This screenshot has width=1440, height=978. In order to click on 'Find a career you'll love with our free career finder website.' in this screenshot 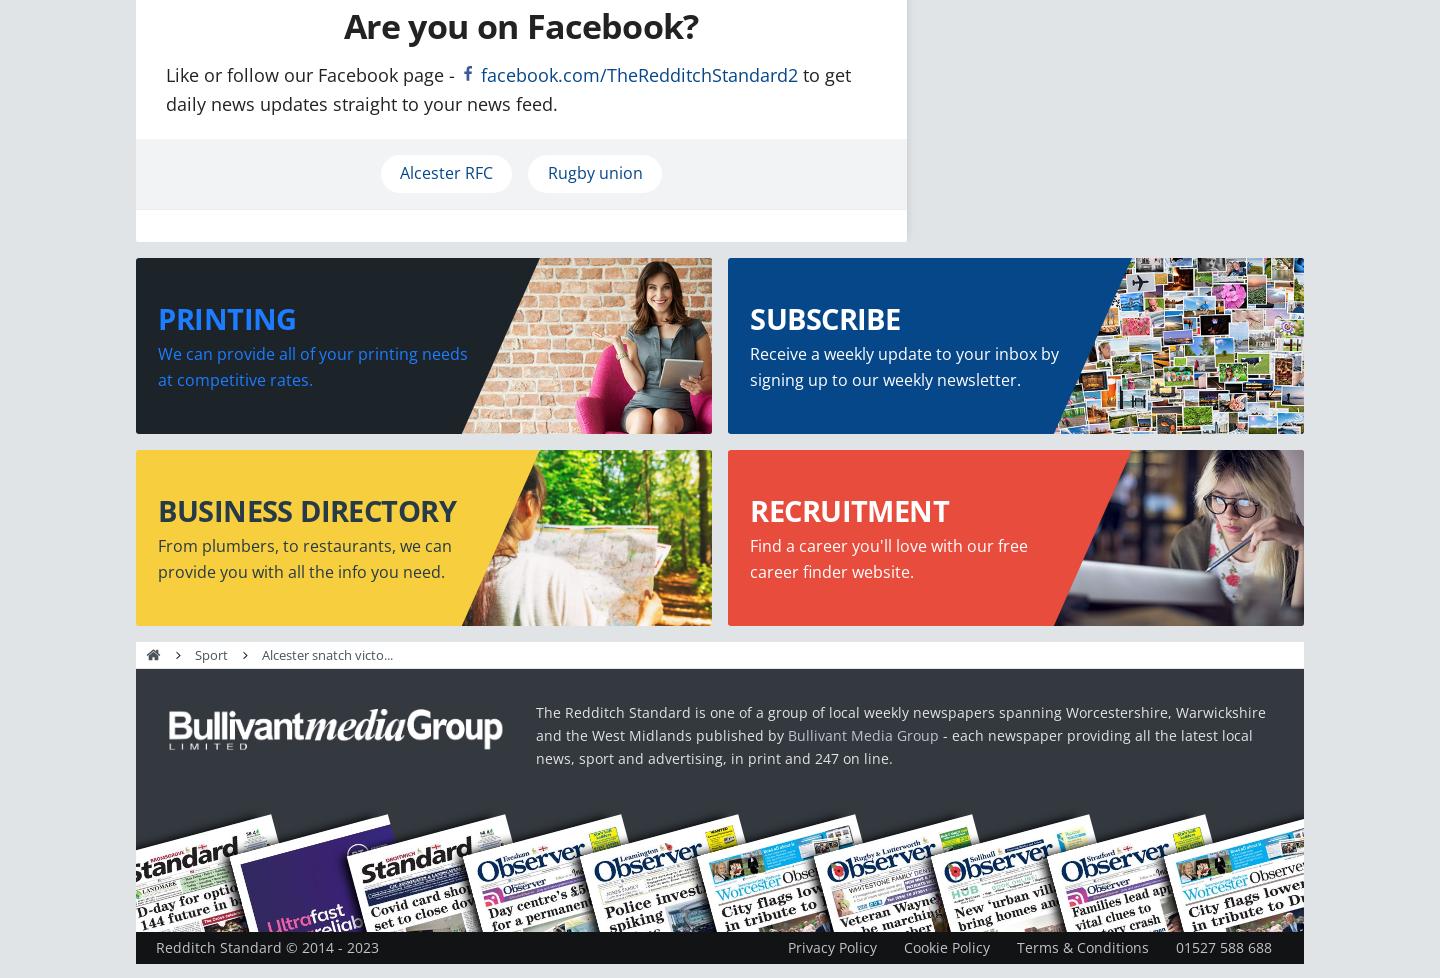, I will do `click(888, 558)`.